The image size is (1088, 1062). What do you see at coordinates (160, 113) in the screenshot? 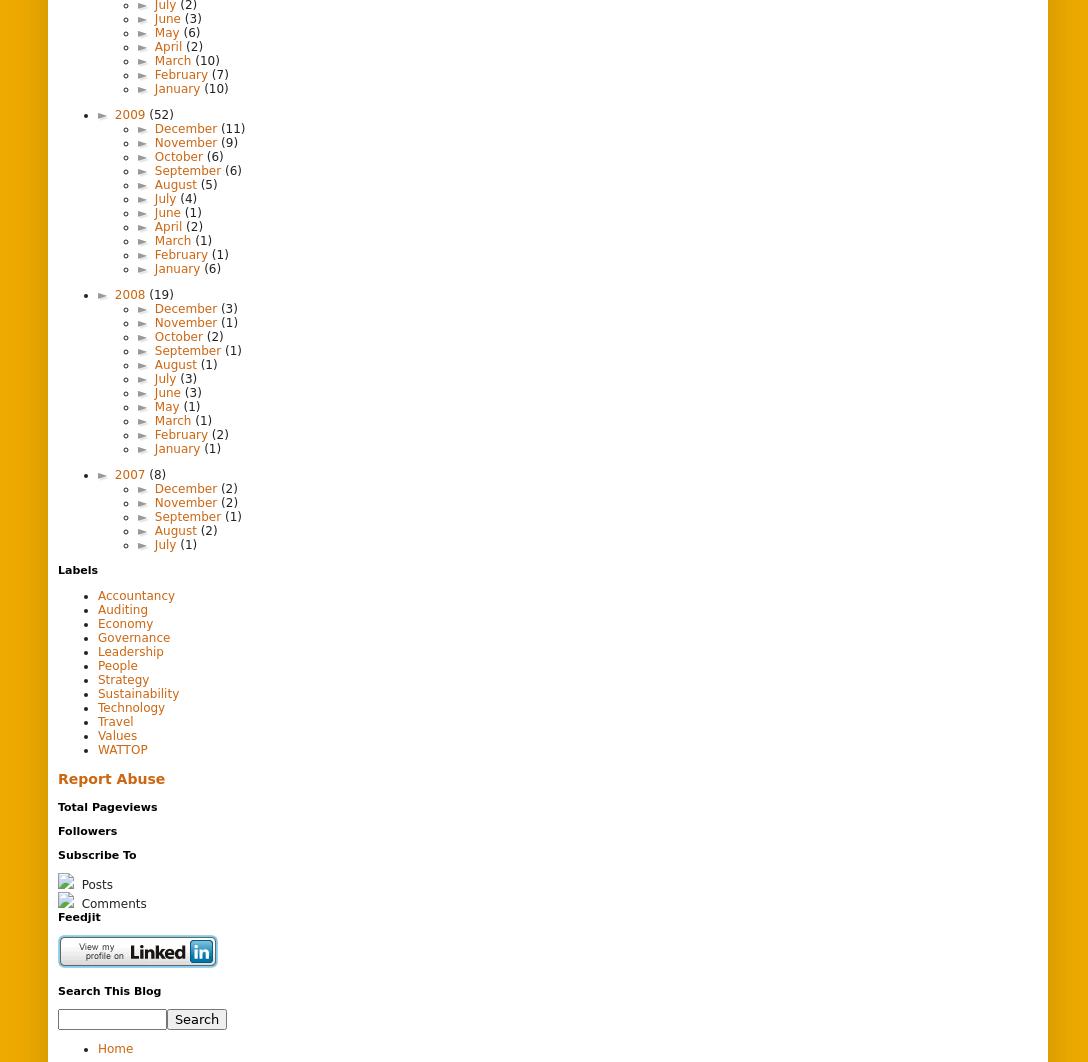
I see `'(52)'` at bounding box center [160, 113].